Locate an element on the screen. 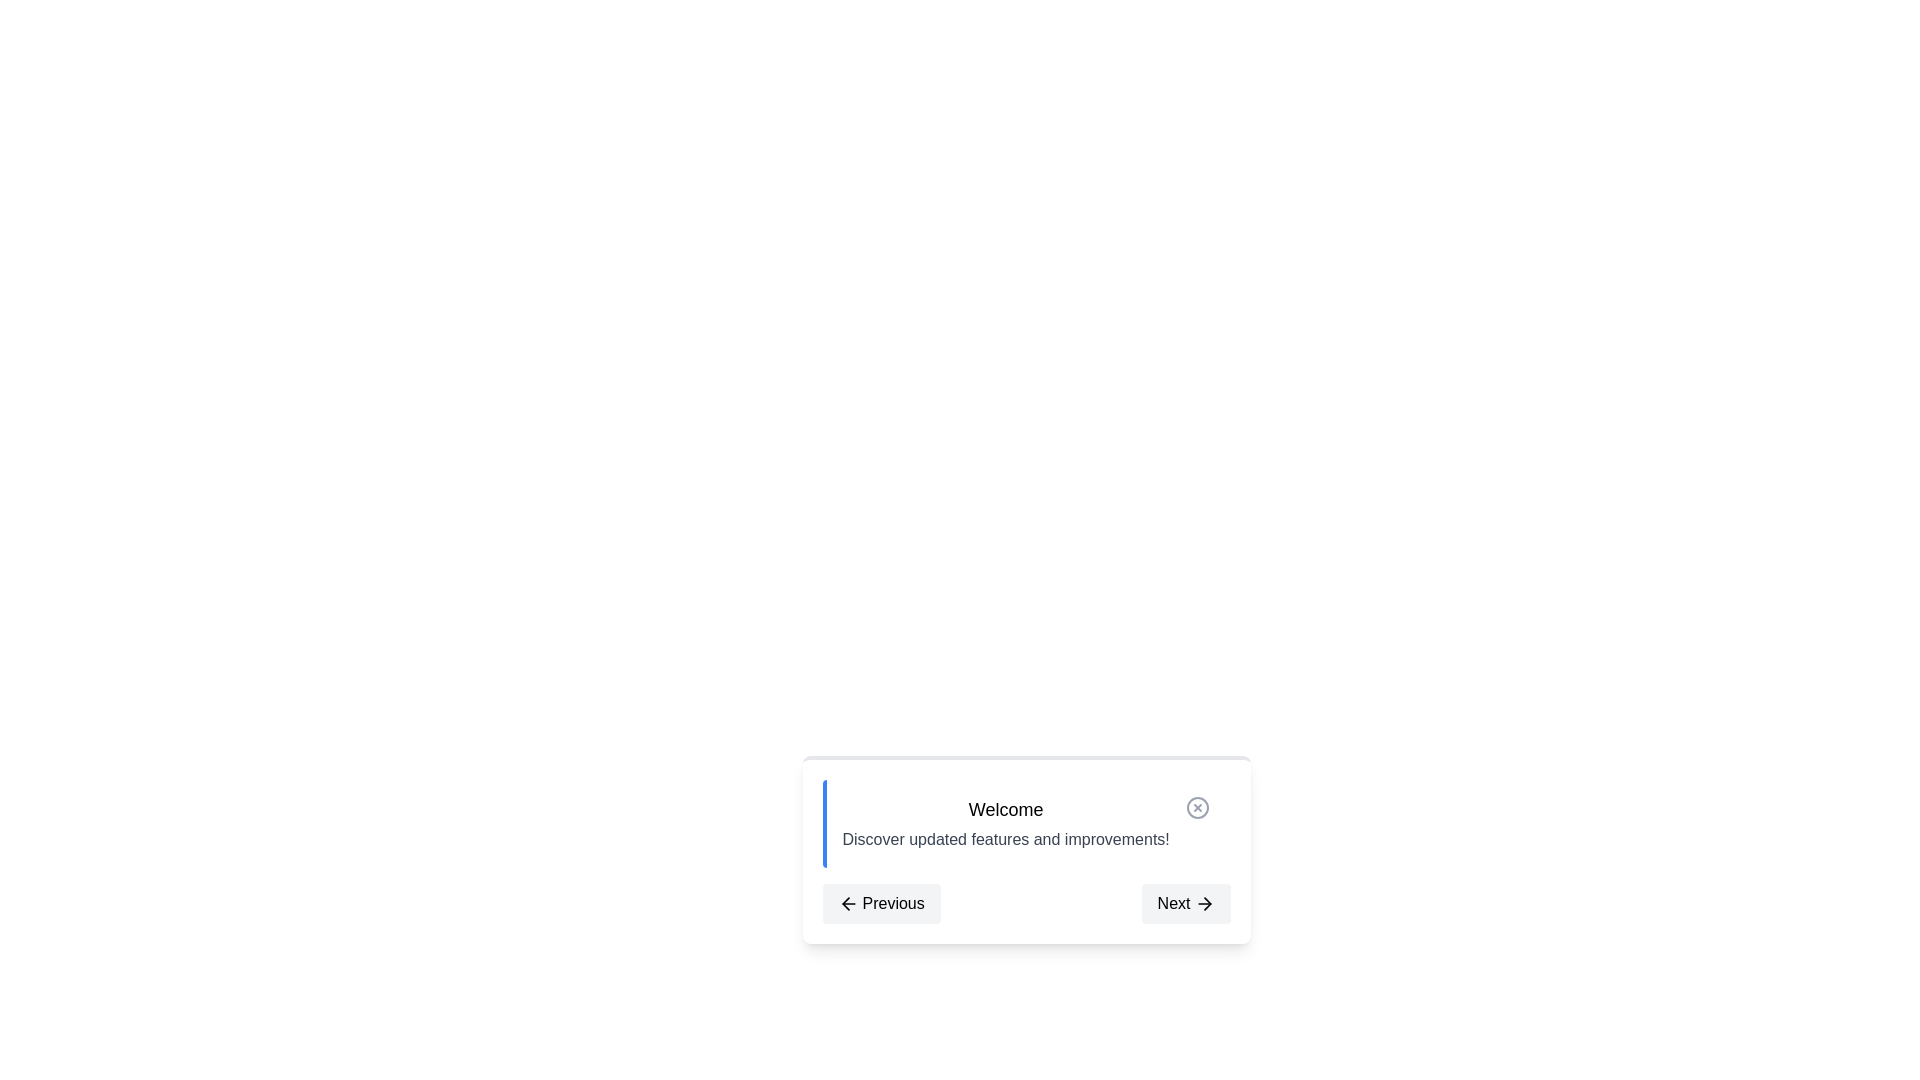 This screenshot has width=1920, height=1080. the navigation button located at the bottom-left corner of the interface to move to the previous item in the sequence is located at coordinates (880, 903).